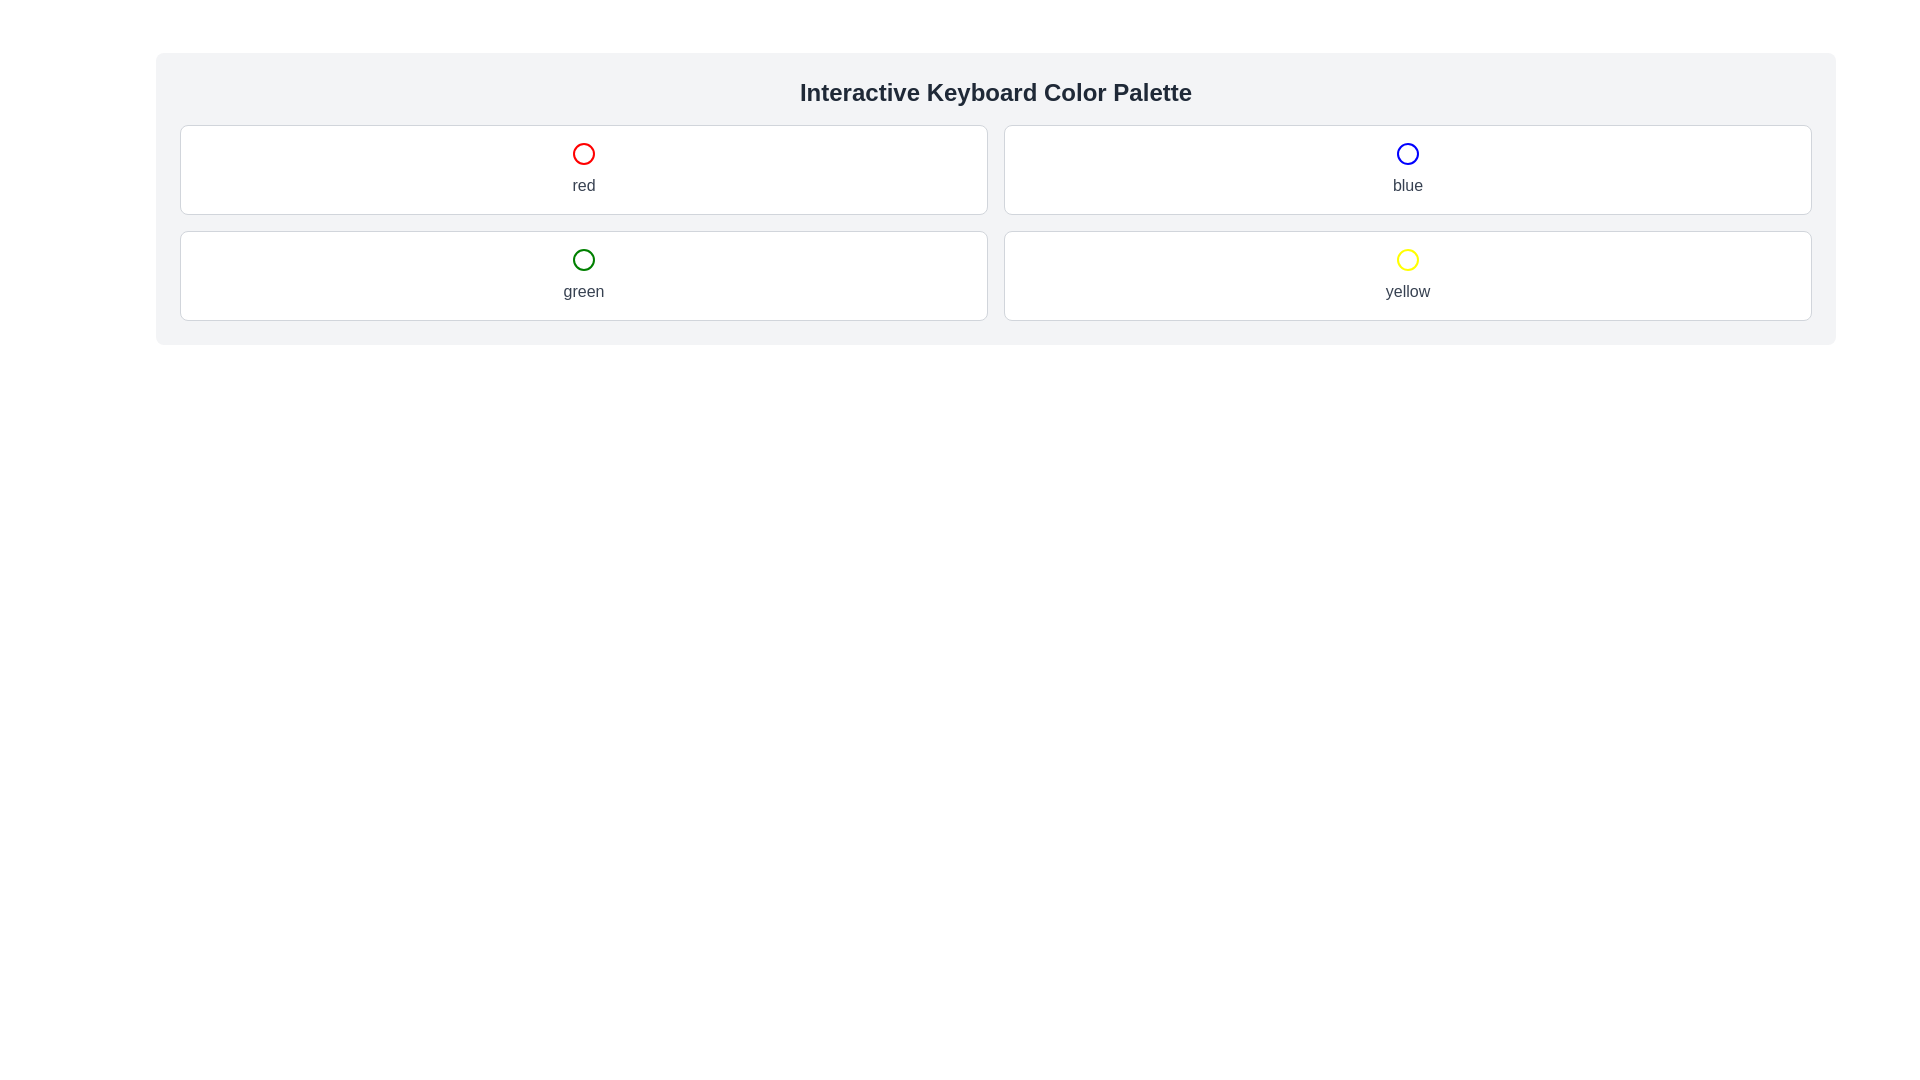  What do you see at coordinates (583, 276) in the screenshot?
I see `the interactive card labeled 'green', which is the third option in a grid layout located in the lower-left section` at bounding box center [583, 276].